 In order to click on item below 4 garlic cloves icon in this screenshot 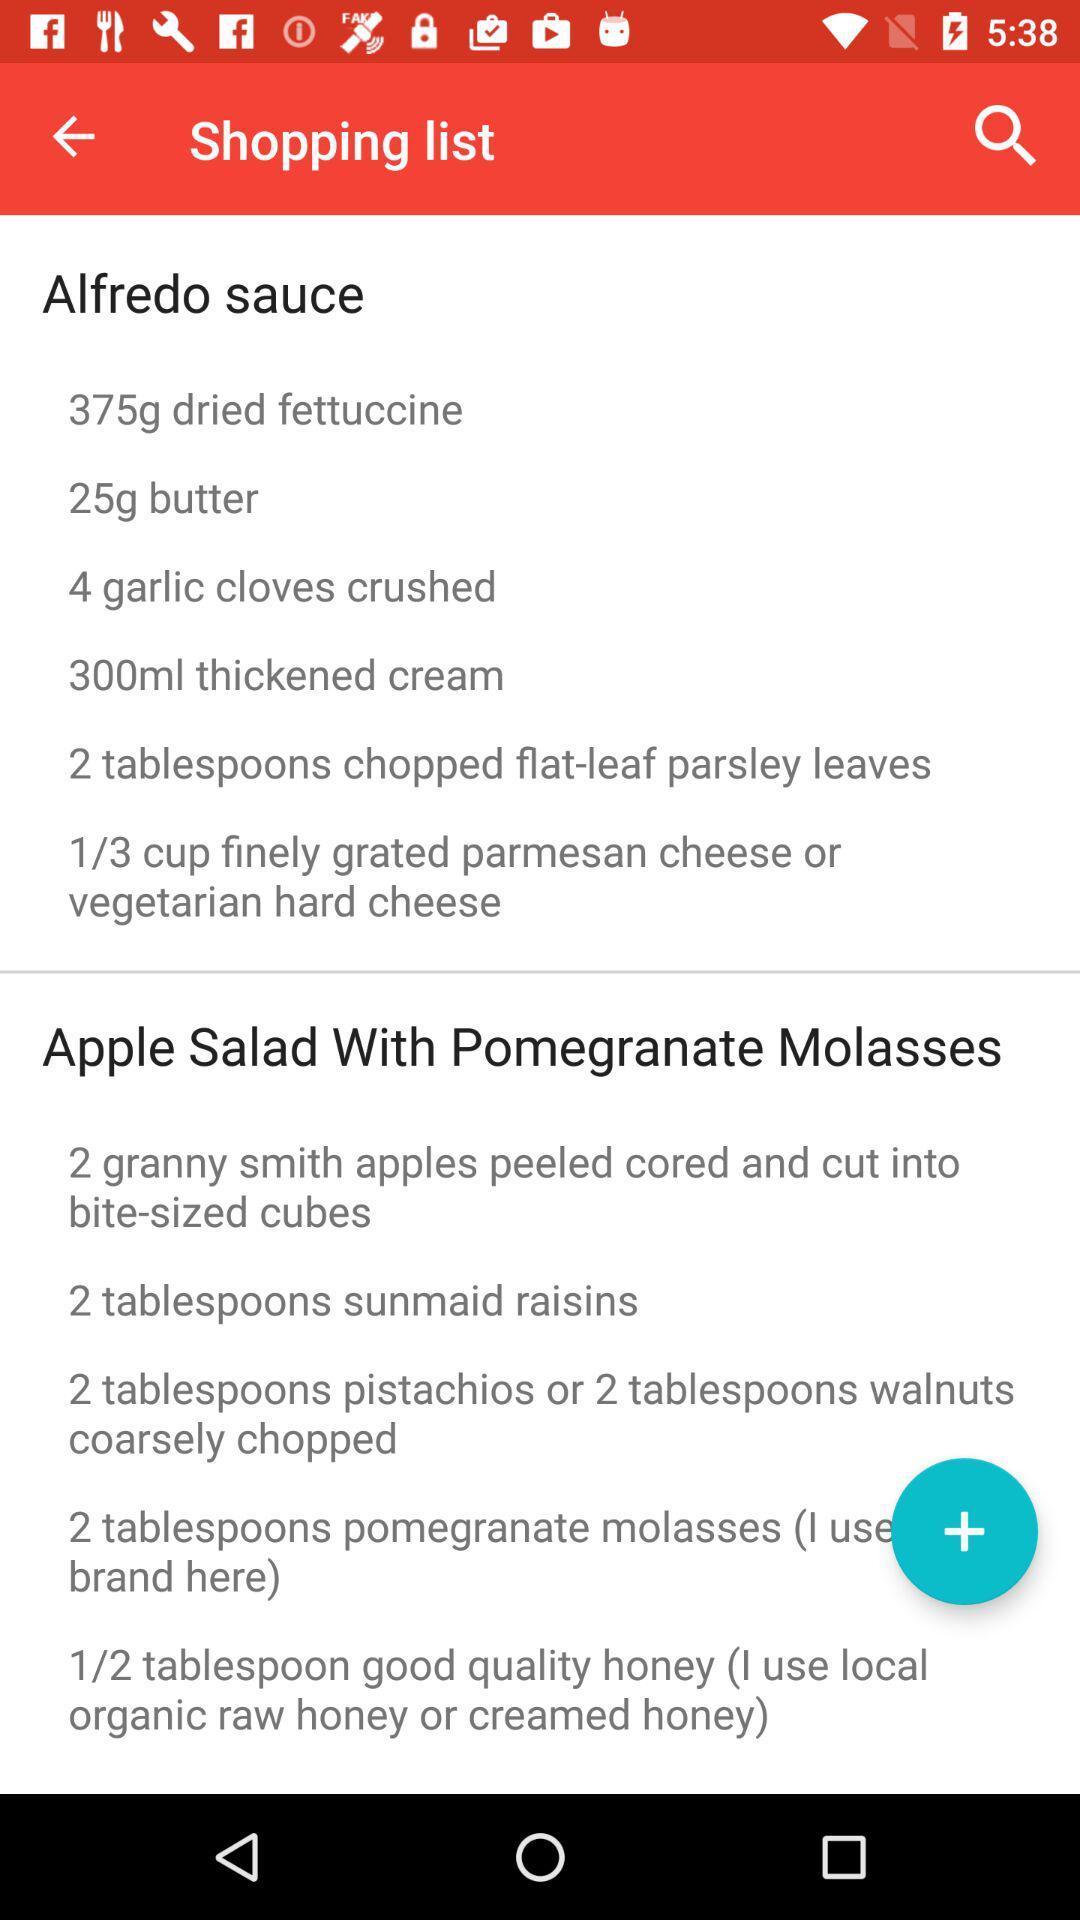, I will do `click(540, 673)`.